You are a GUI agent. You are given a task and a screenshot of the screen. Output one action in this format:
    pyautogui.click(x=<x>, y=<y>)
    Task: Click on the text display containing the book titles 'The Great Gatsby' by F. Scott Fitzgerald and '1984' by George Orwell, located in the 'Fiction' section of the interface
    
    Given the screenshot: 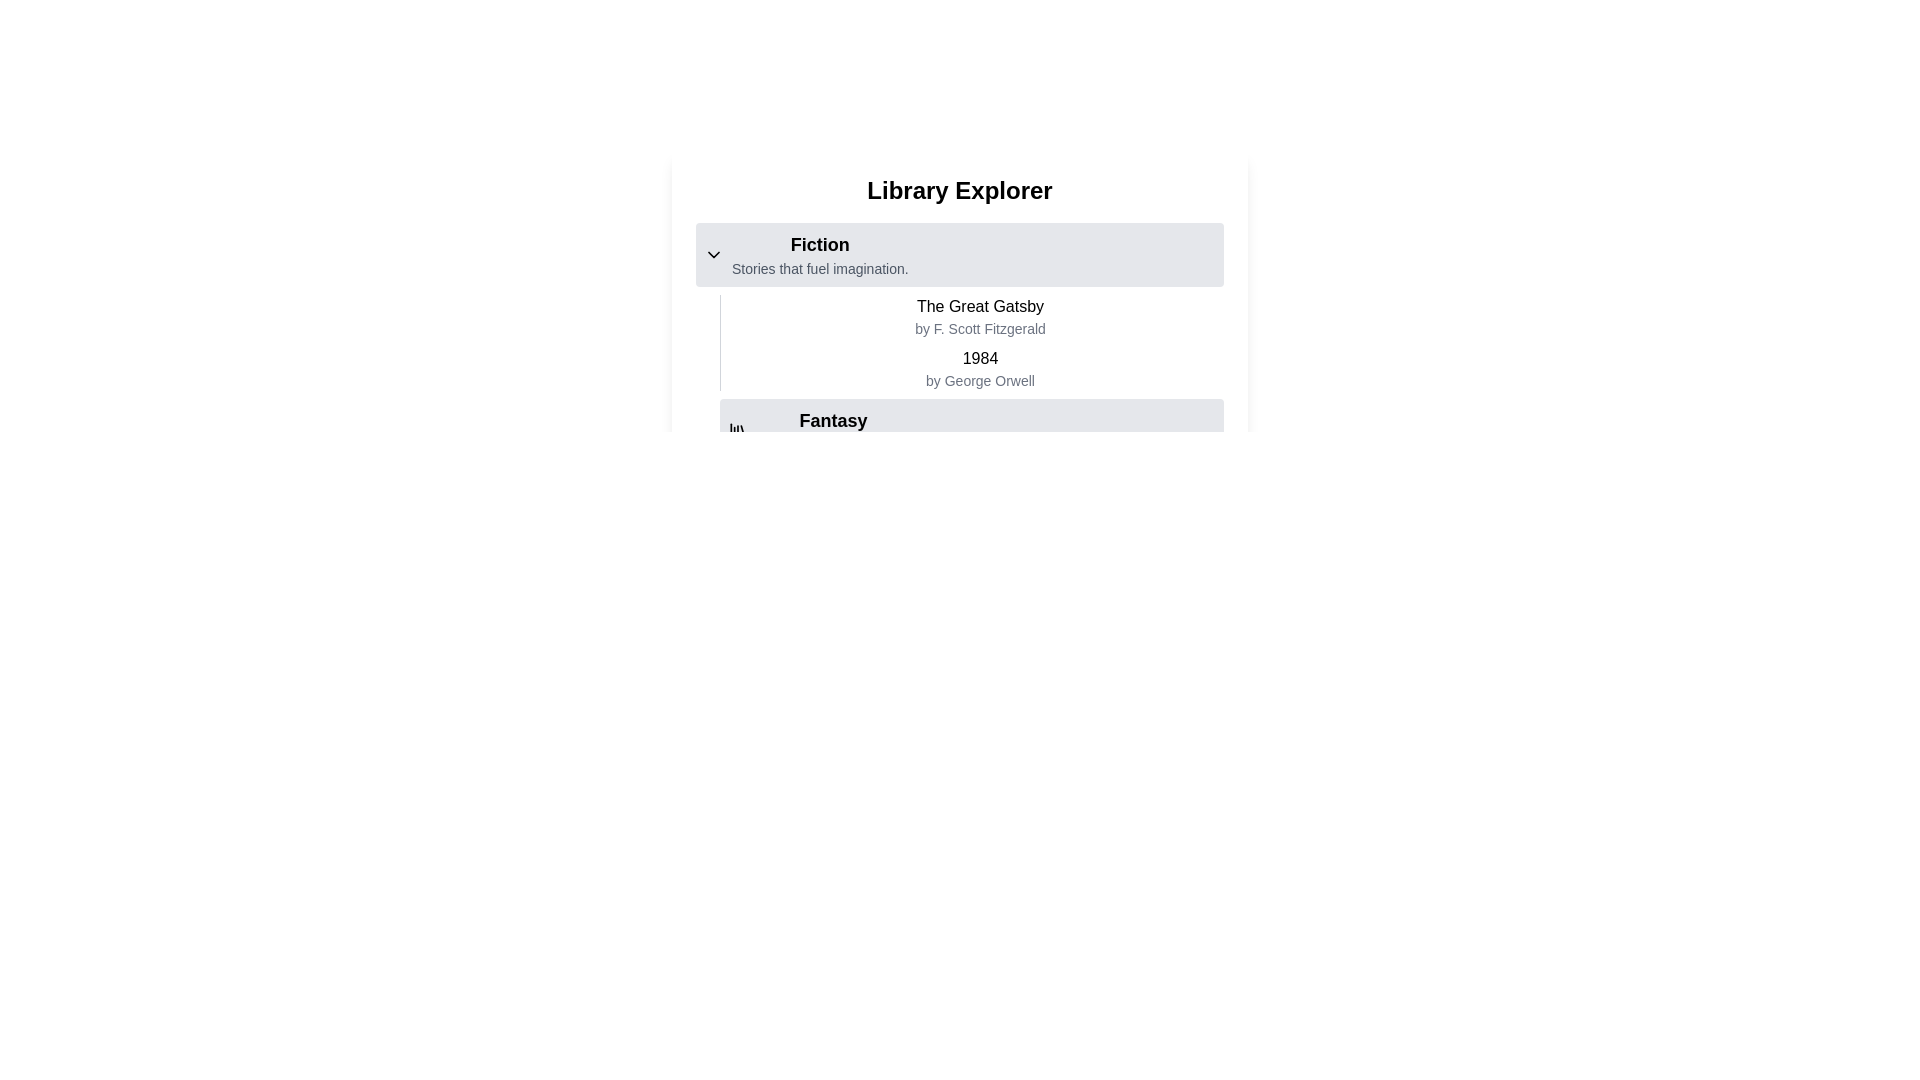 What is the action you would take?
    pyautogui.click(x=971, y=378)
    